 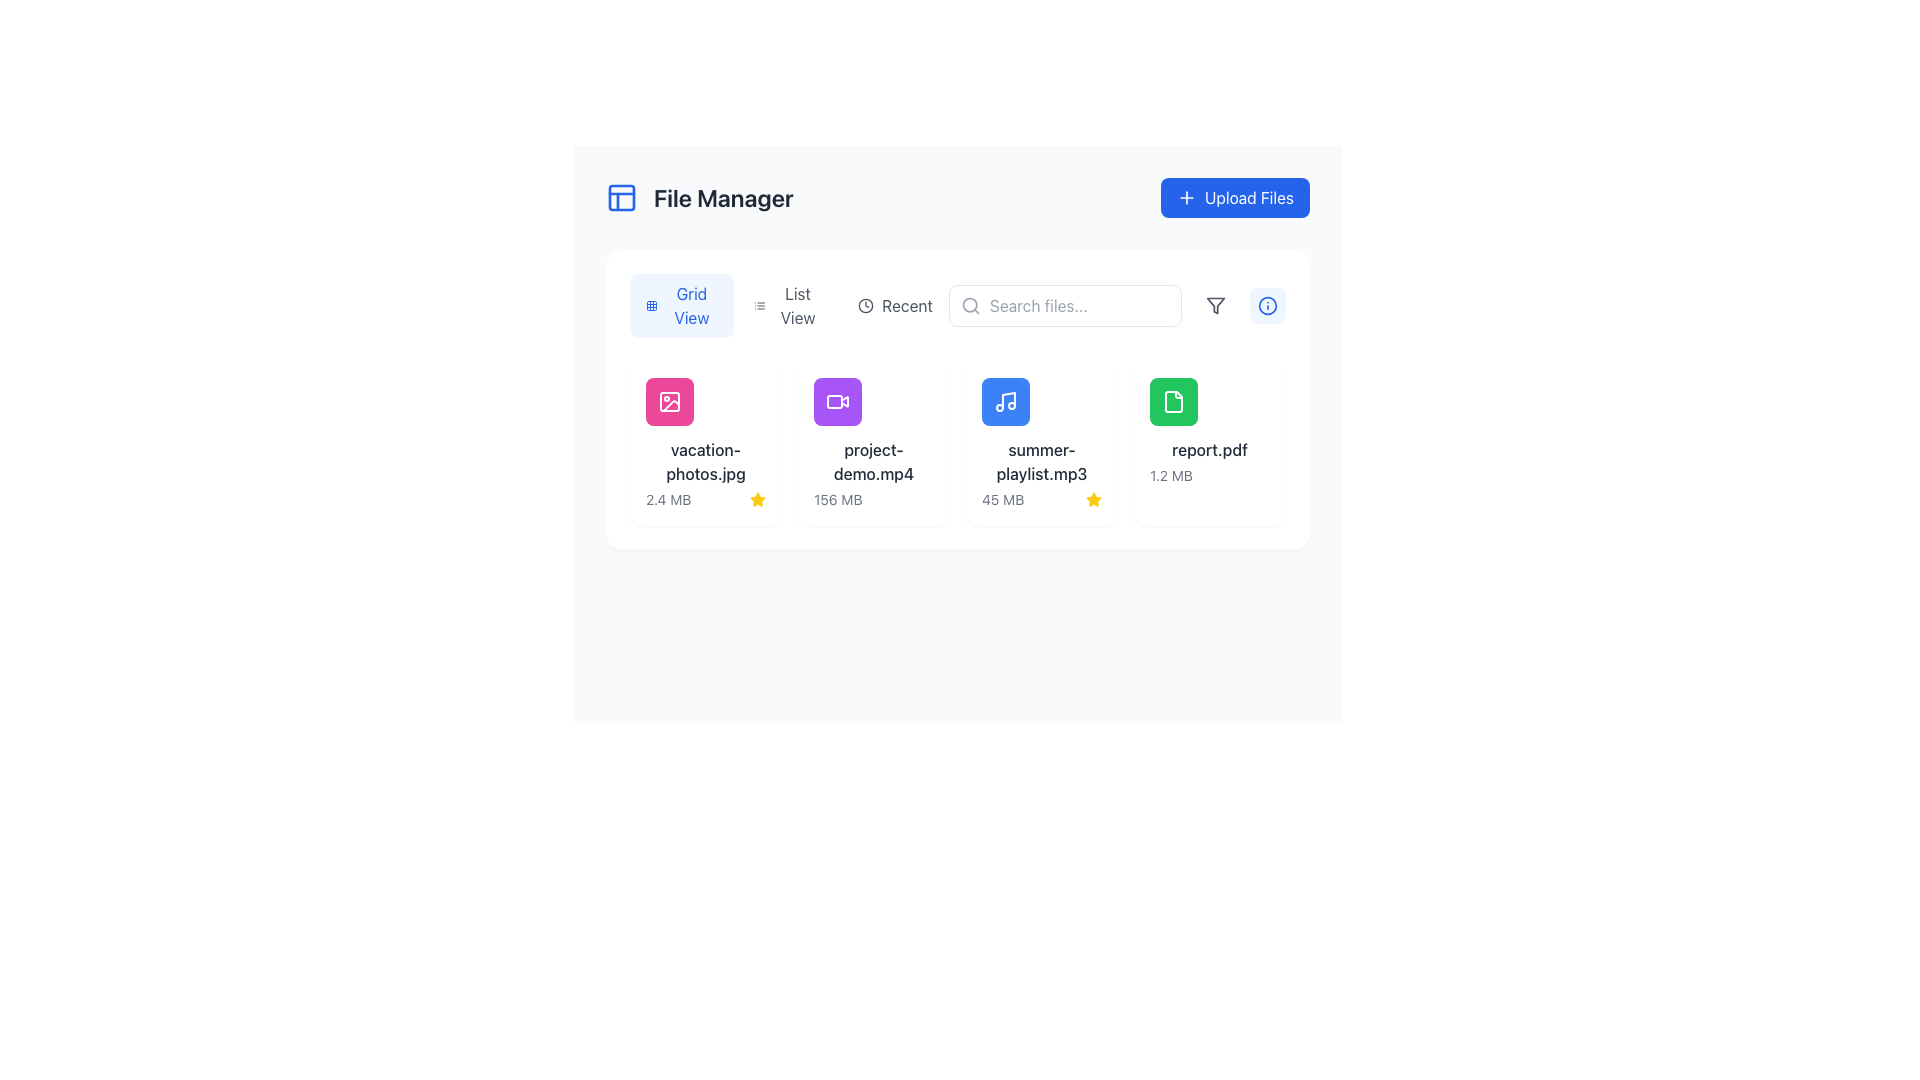 What do you see at coordinates (787, 305) in the screenshot?
I see `the button that switches the display to list format, located below the 'File Manager' title, between 'Grid View' and 'Recent'` at bounding box center [787, 305].